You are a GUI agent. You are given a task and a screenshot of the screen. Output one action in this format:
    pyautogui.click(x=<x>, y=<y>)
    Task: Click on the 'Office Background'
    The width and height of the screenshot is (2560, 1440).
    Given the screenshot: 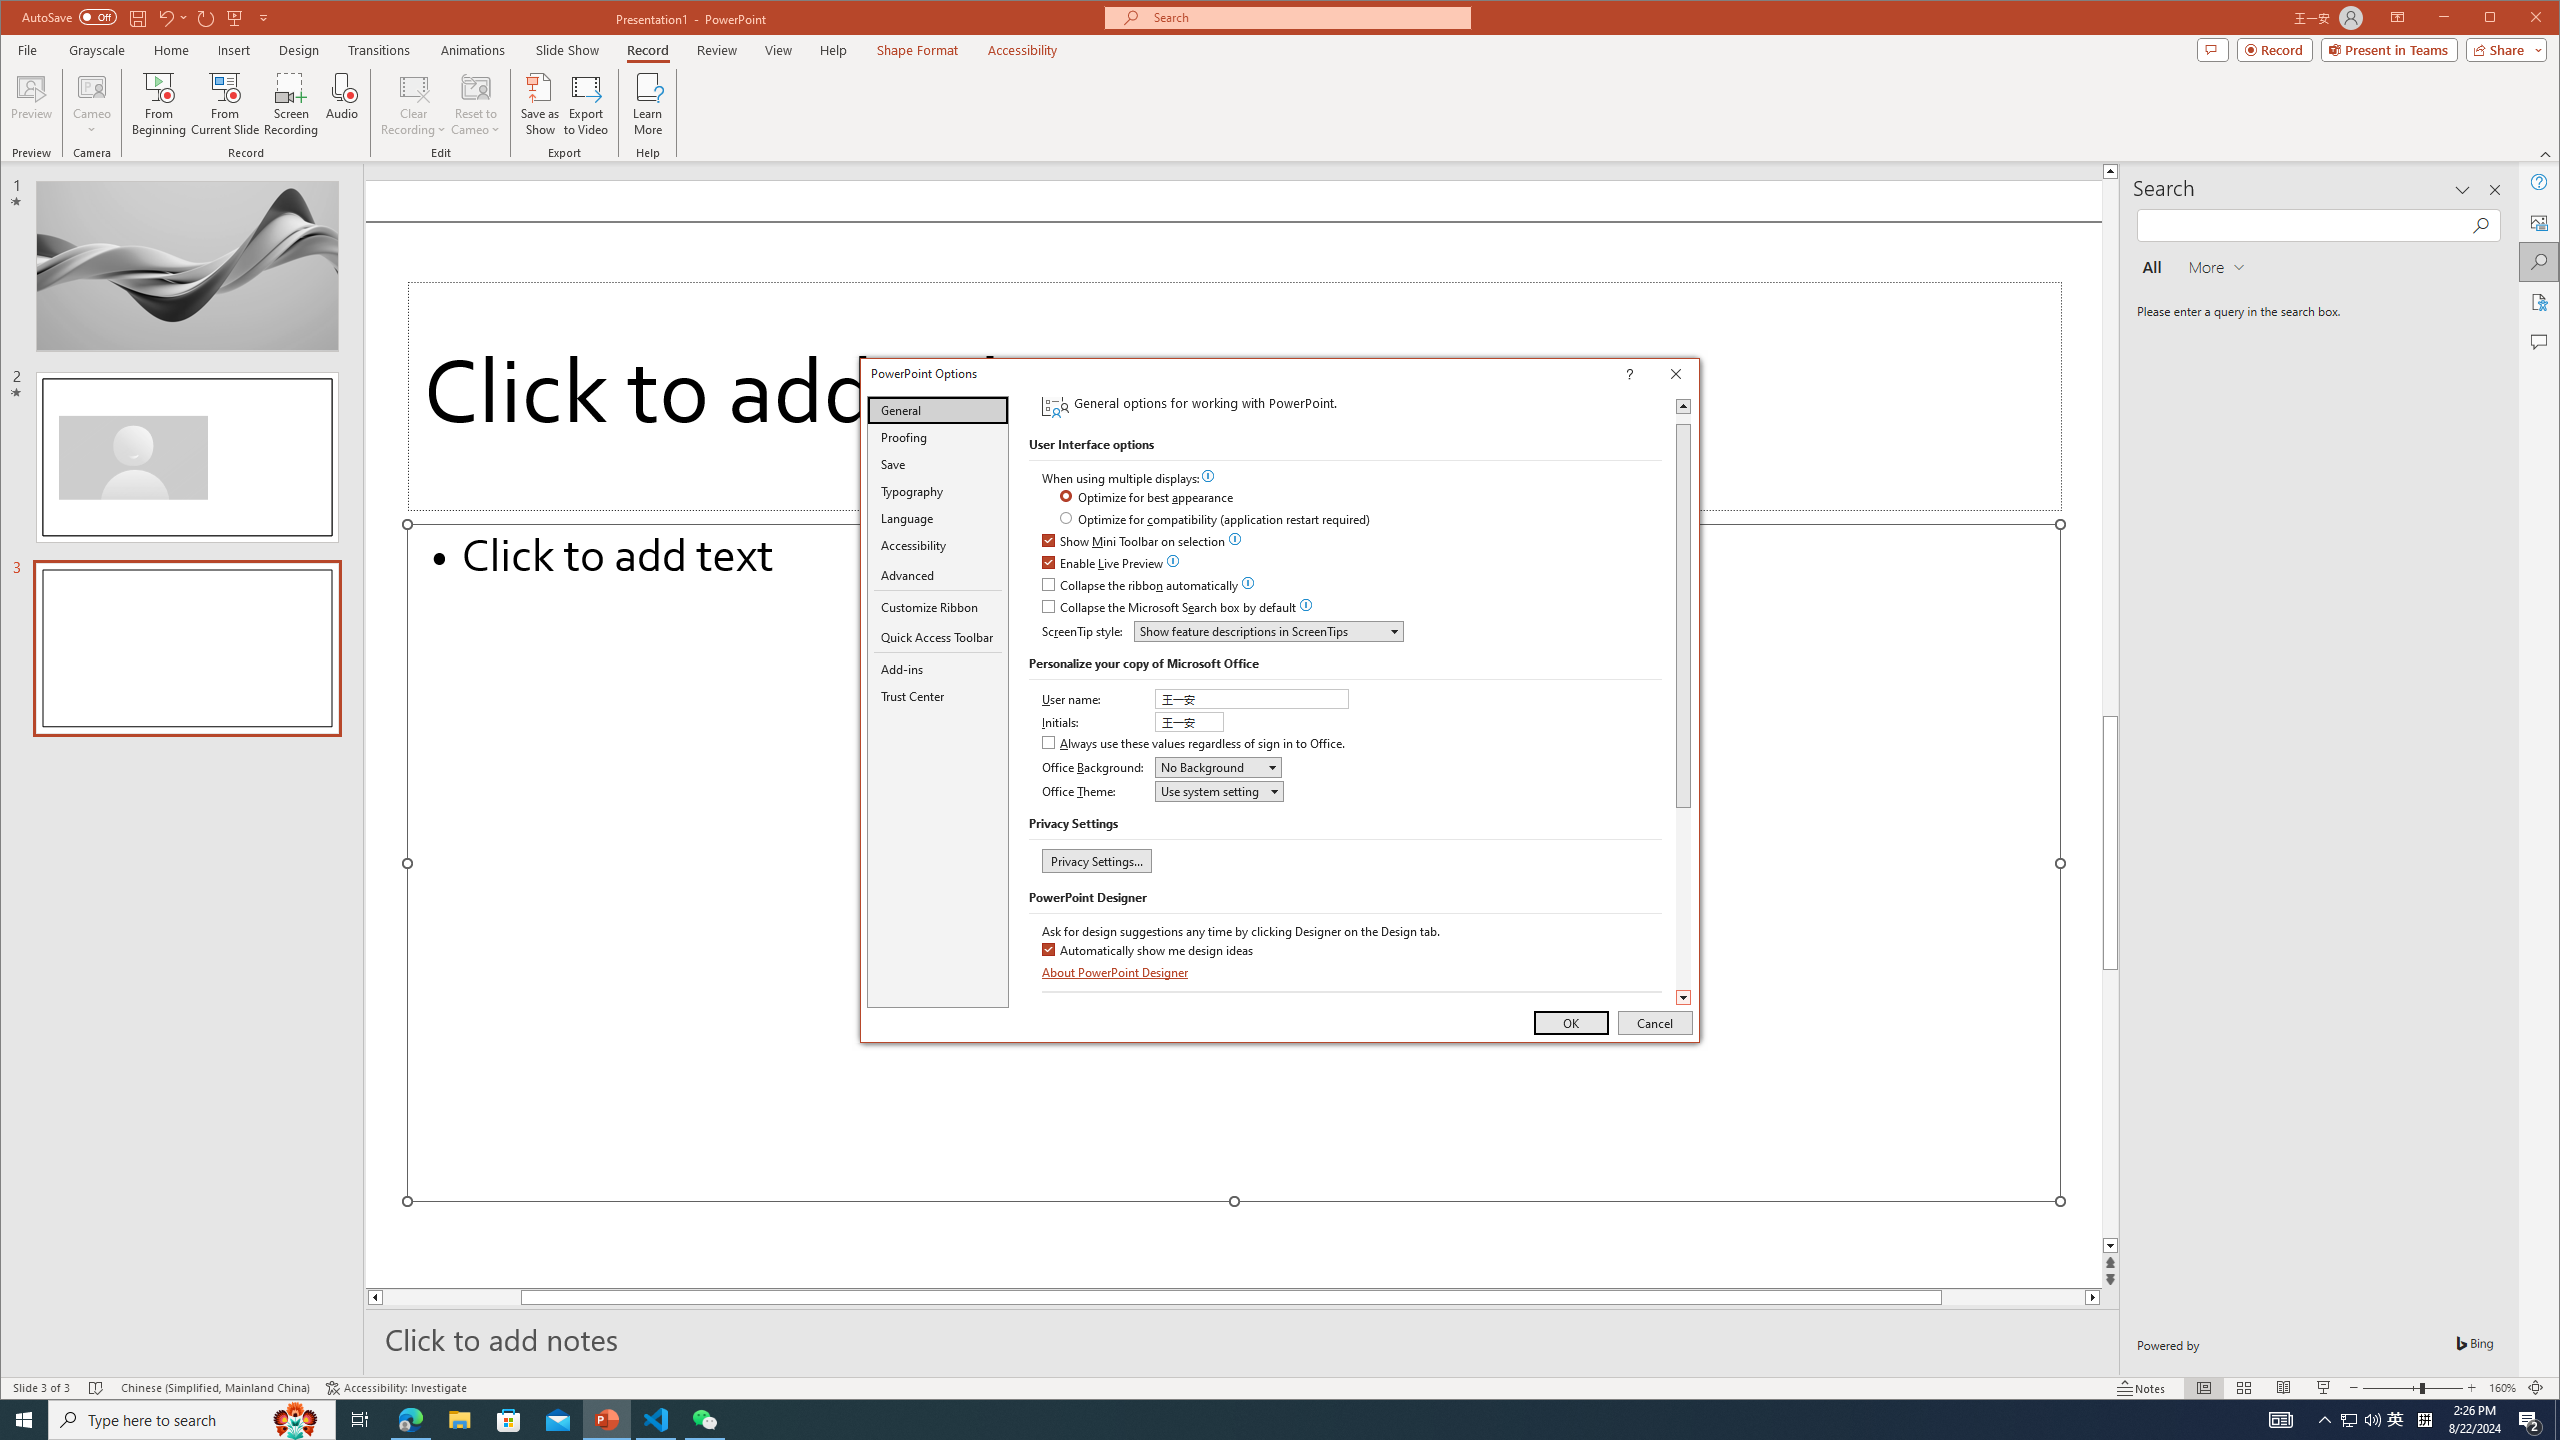 What is the action you would take?
    pyautogui.click(x=1218, y=766)
    